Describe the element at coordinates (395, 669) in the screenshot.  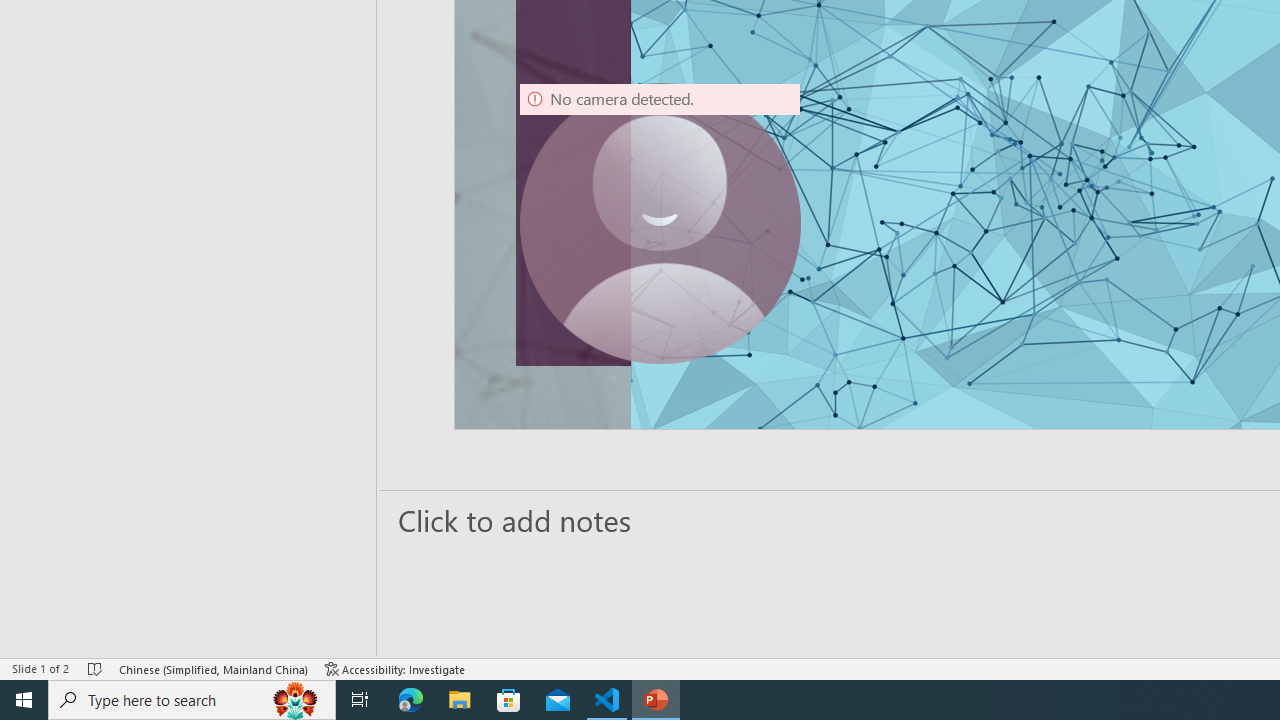
I see `'Accessibility Checker Accessibility: Investigate'` at that location.